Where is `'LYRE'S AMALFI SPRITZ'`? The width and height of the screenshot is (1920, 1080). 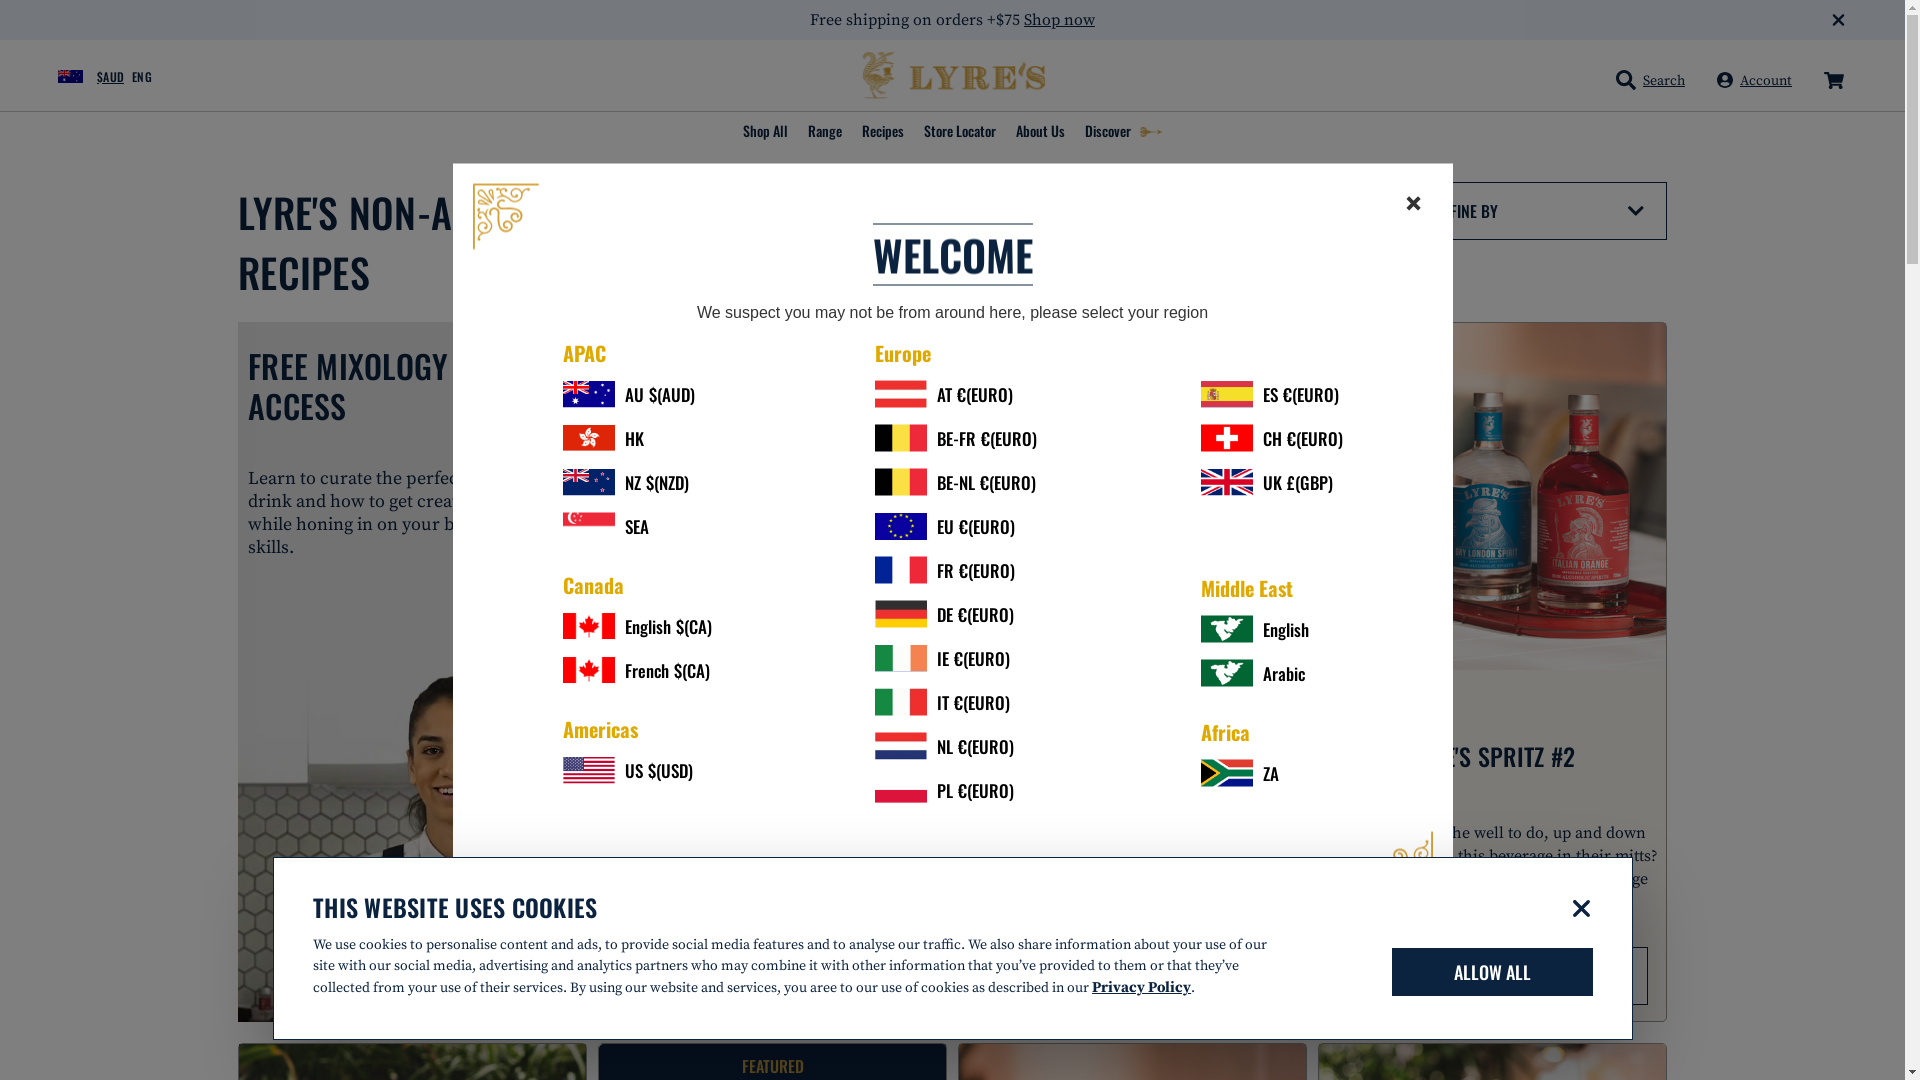 'LYRE'S AMALFI SPRITZ' is located at coordinates (1132, 756).